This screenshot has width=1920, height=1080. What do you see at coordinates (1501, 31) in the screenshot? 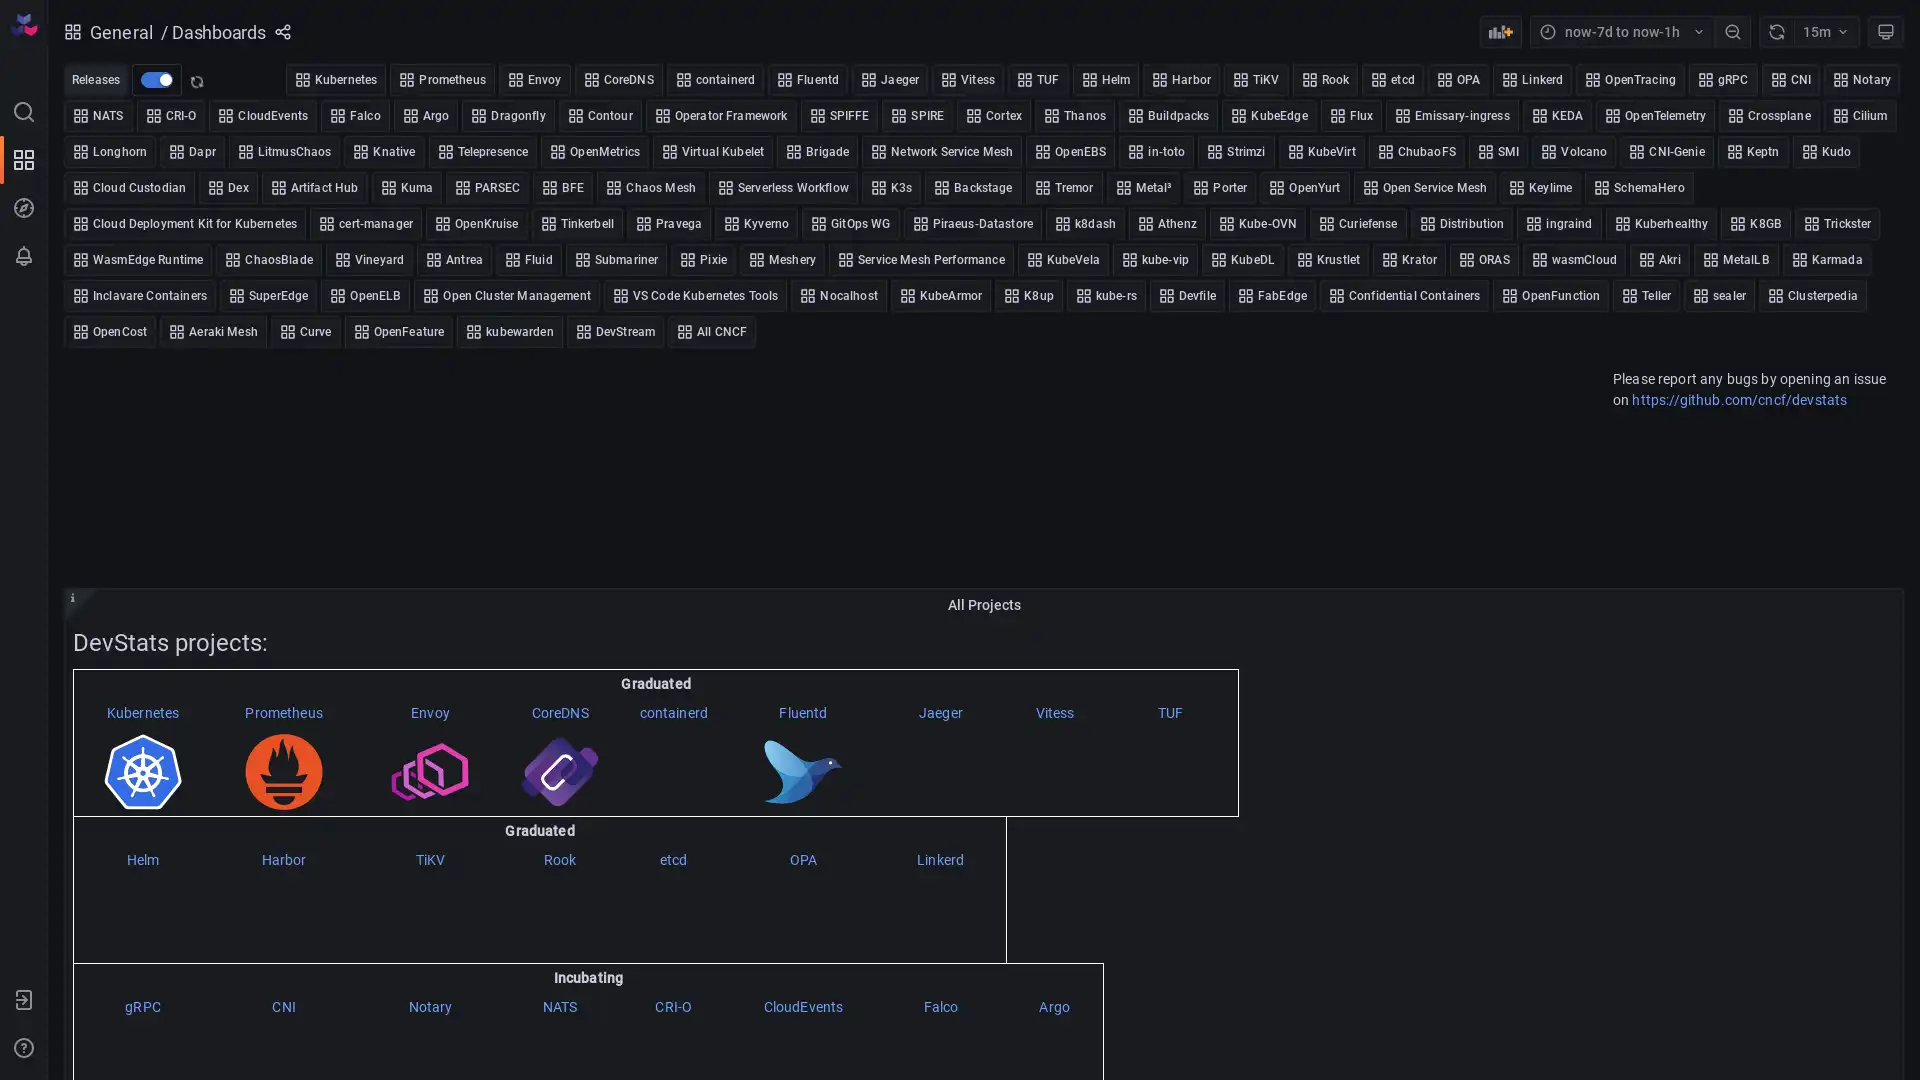
I see `Add panel` at bounding box center [1501, 31].